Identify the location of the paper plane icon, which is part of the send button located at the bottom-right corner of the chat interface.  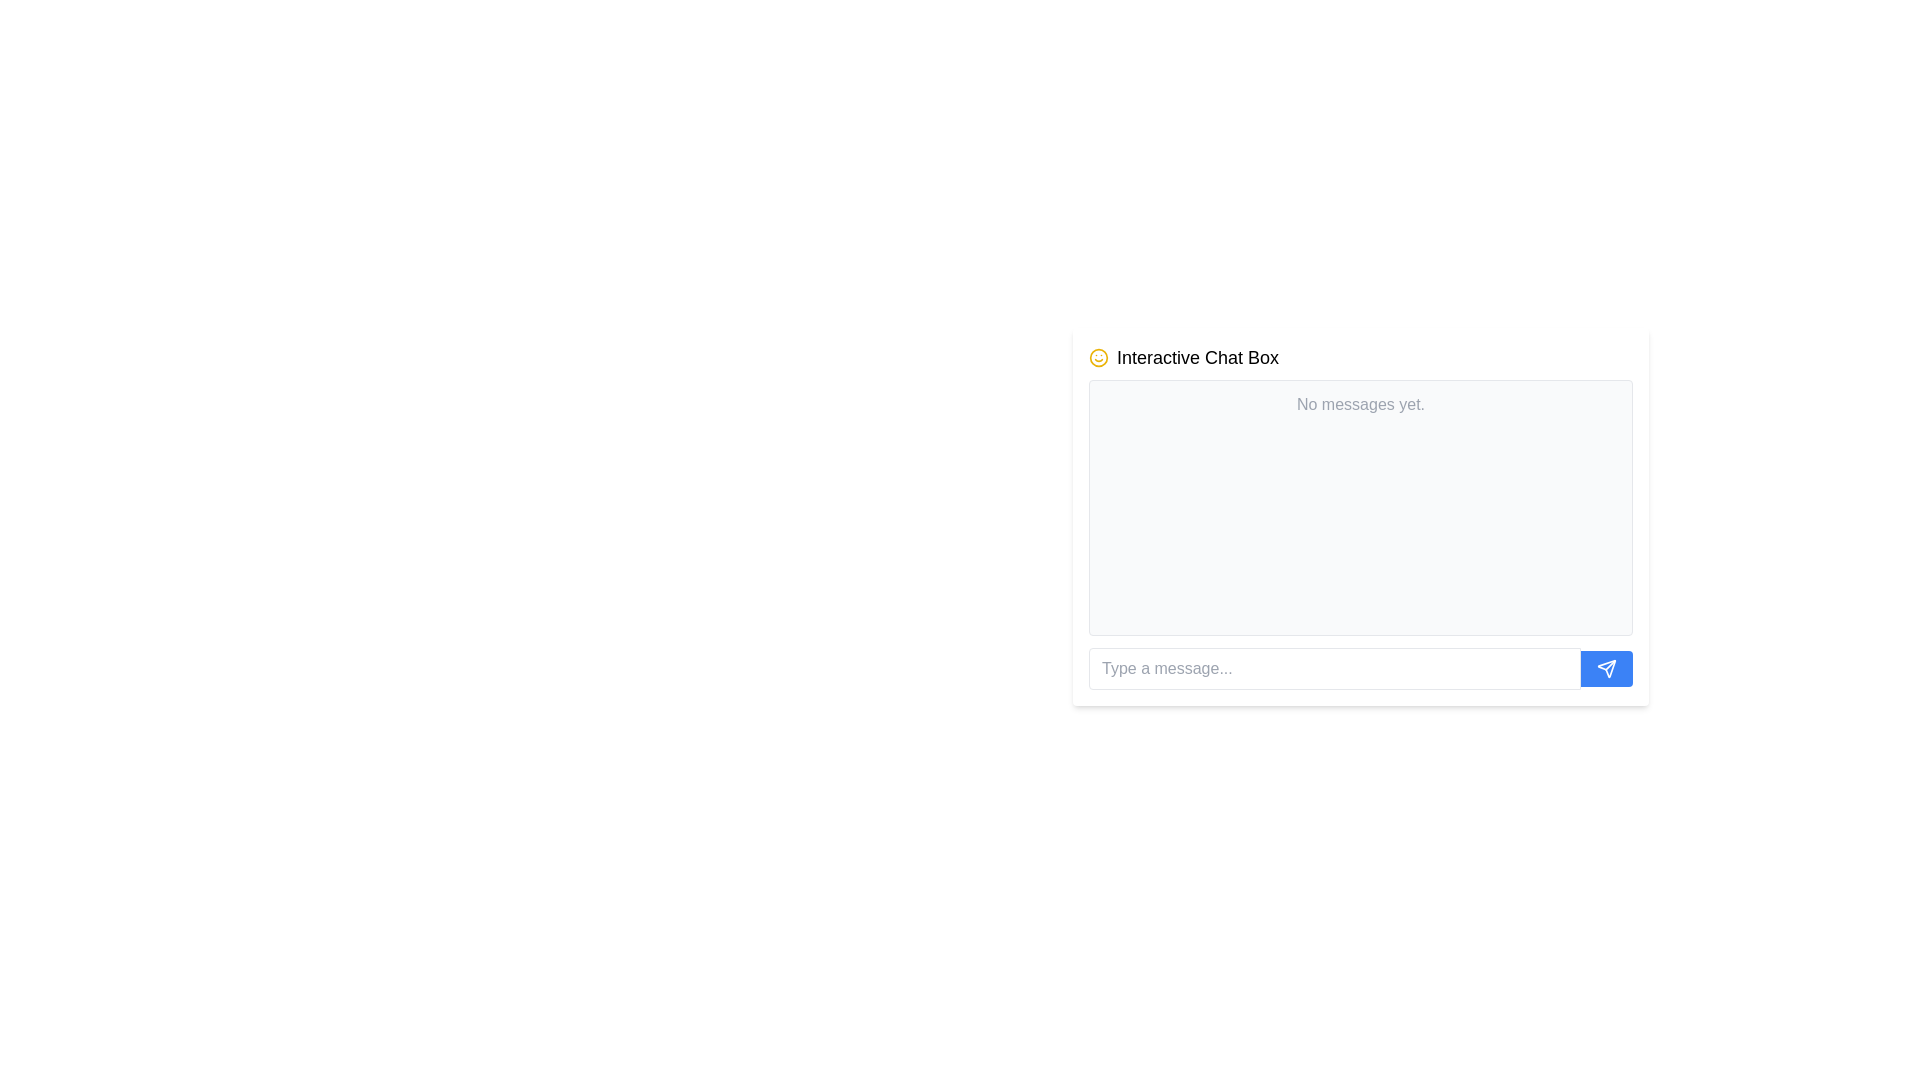
(1607, 668).